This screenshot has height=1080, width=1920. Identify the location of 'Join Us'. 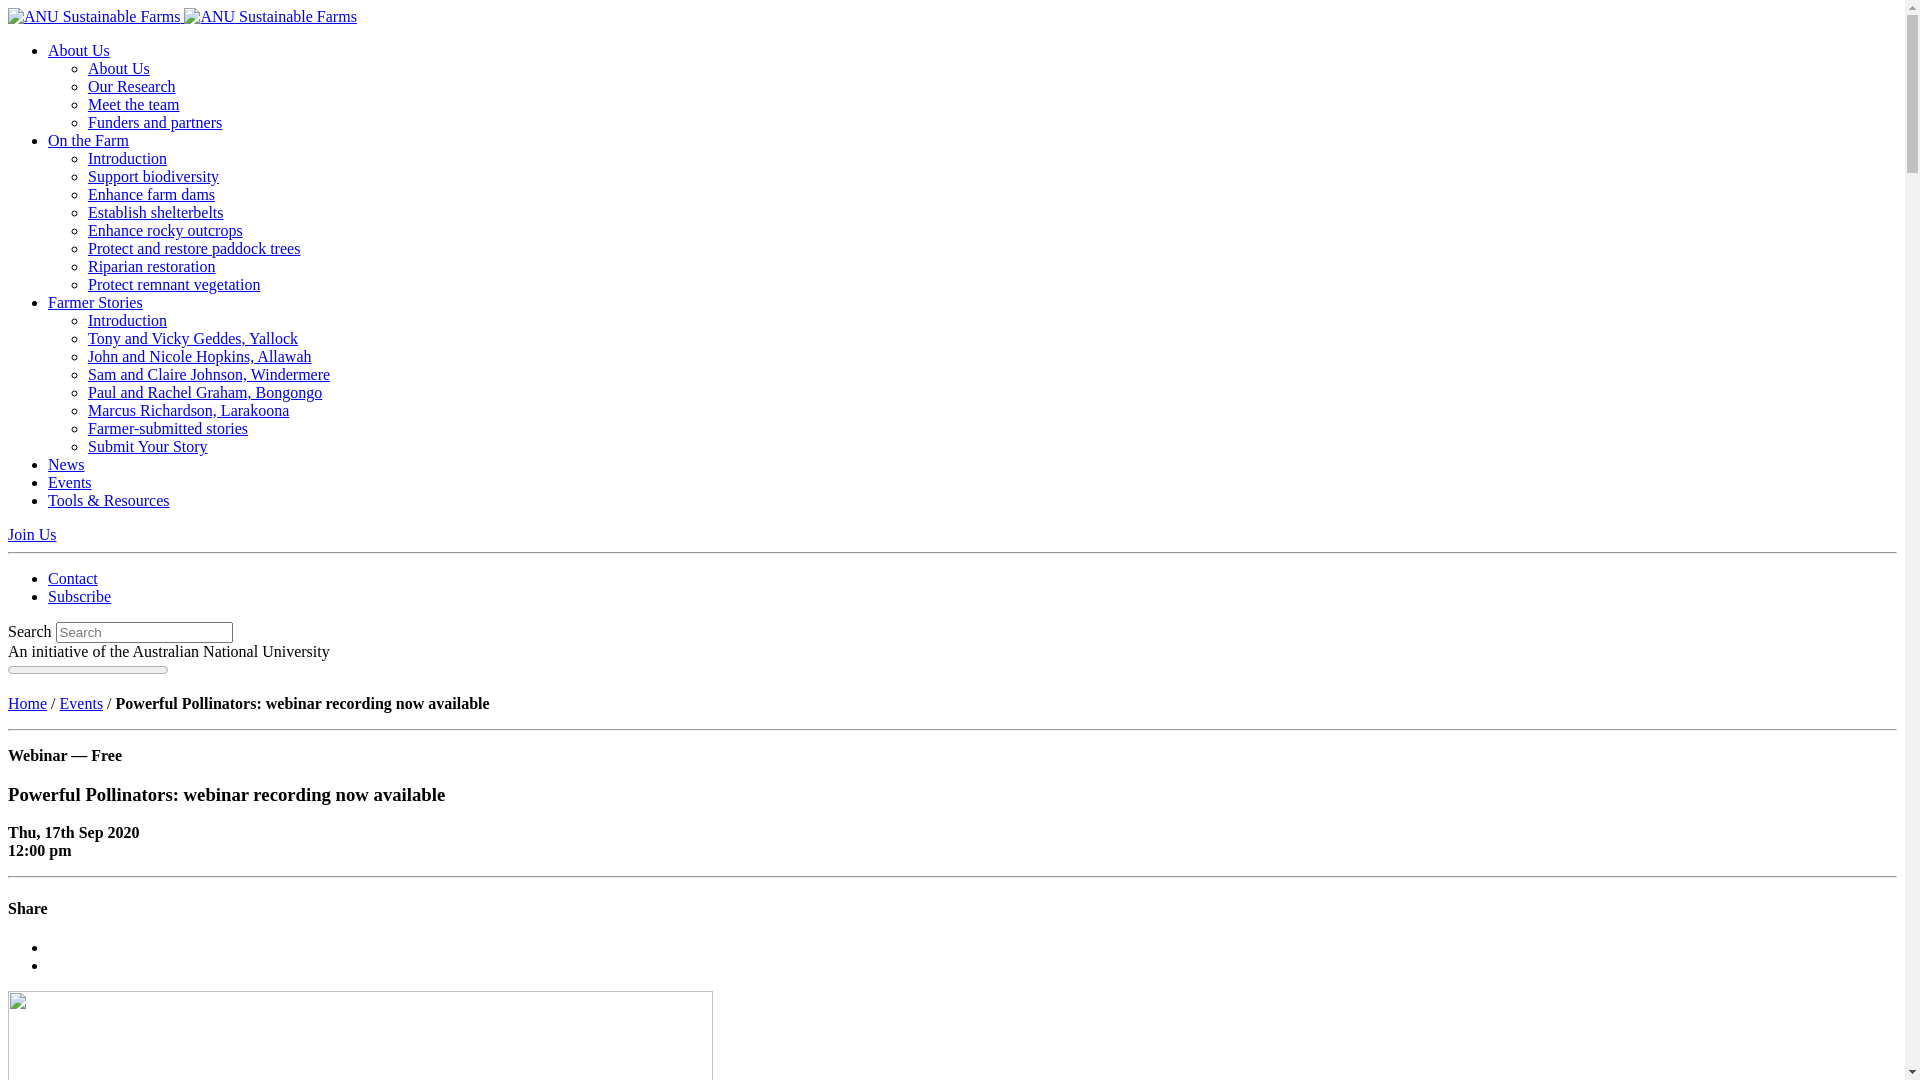
(32, 533).